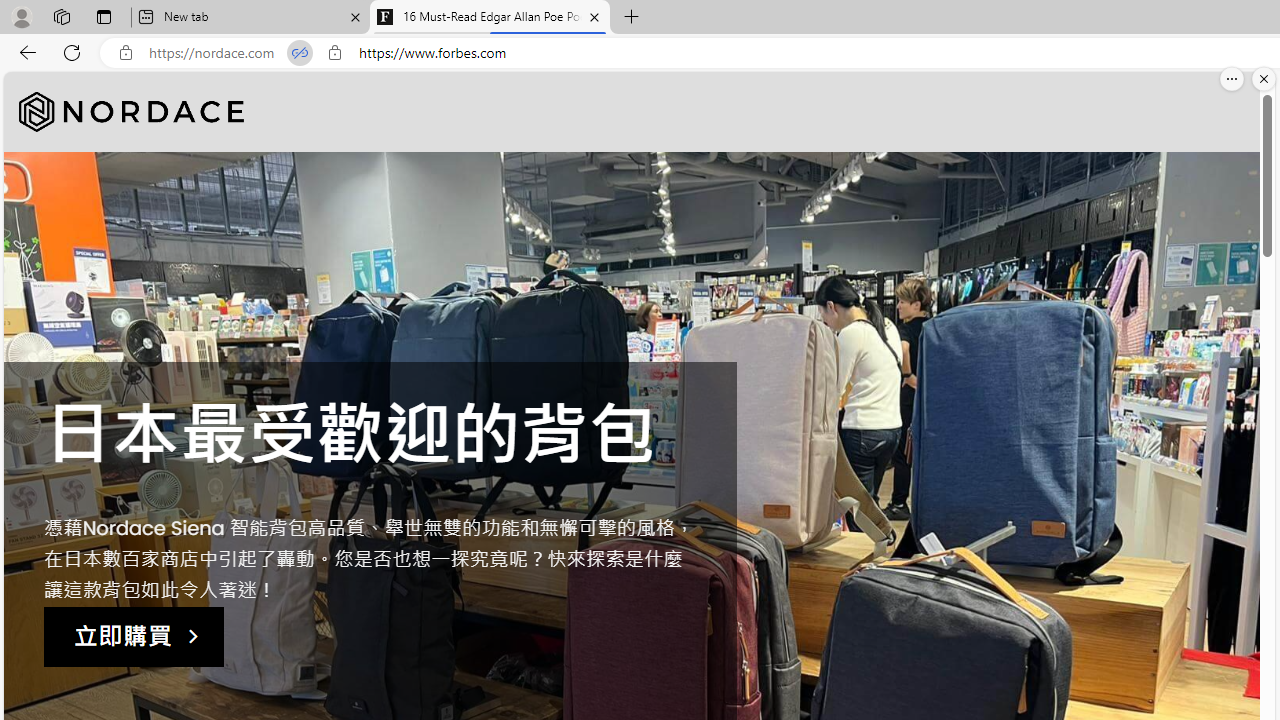 Image resolution: width=1280 pixels, height=720 pixels. I want to click on 'More options.', so click(1231, 78).